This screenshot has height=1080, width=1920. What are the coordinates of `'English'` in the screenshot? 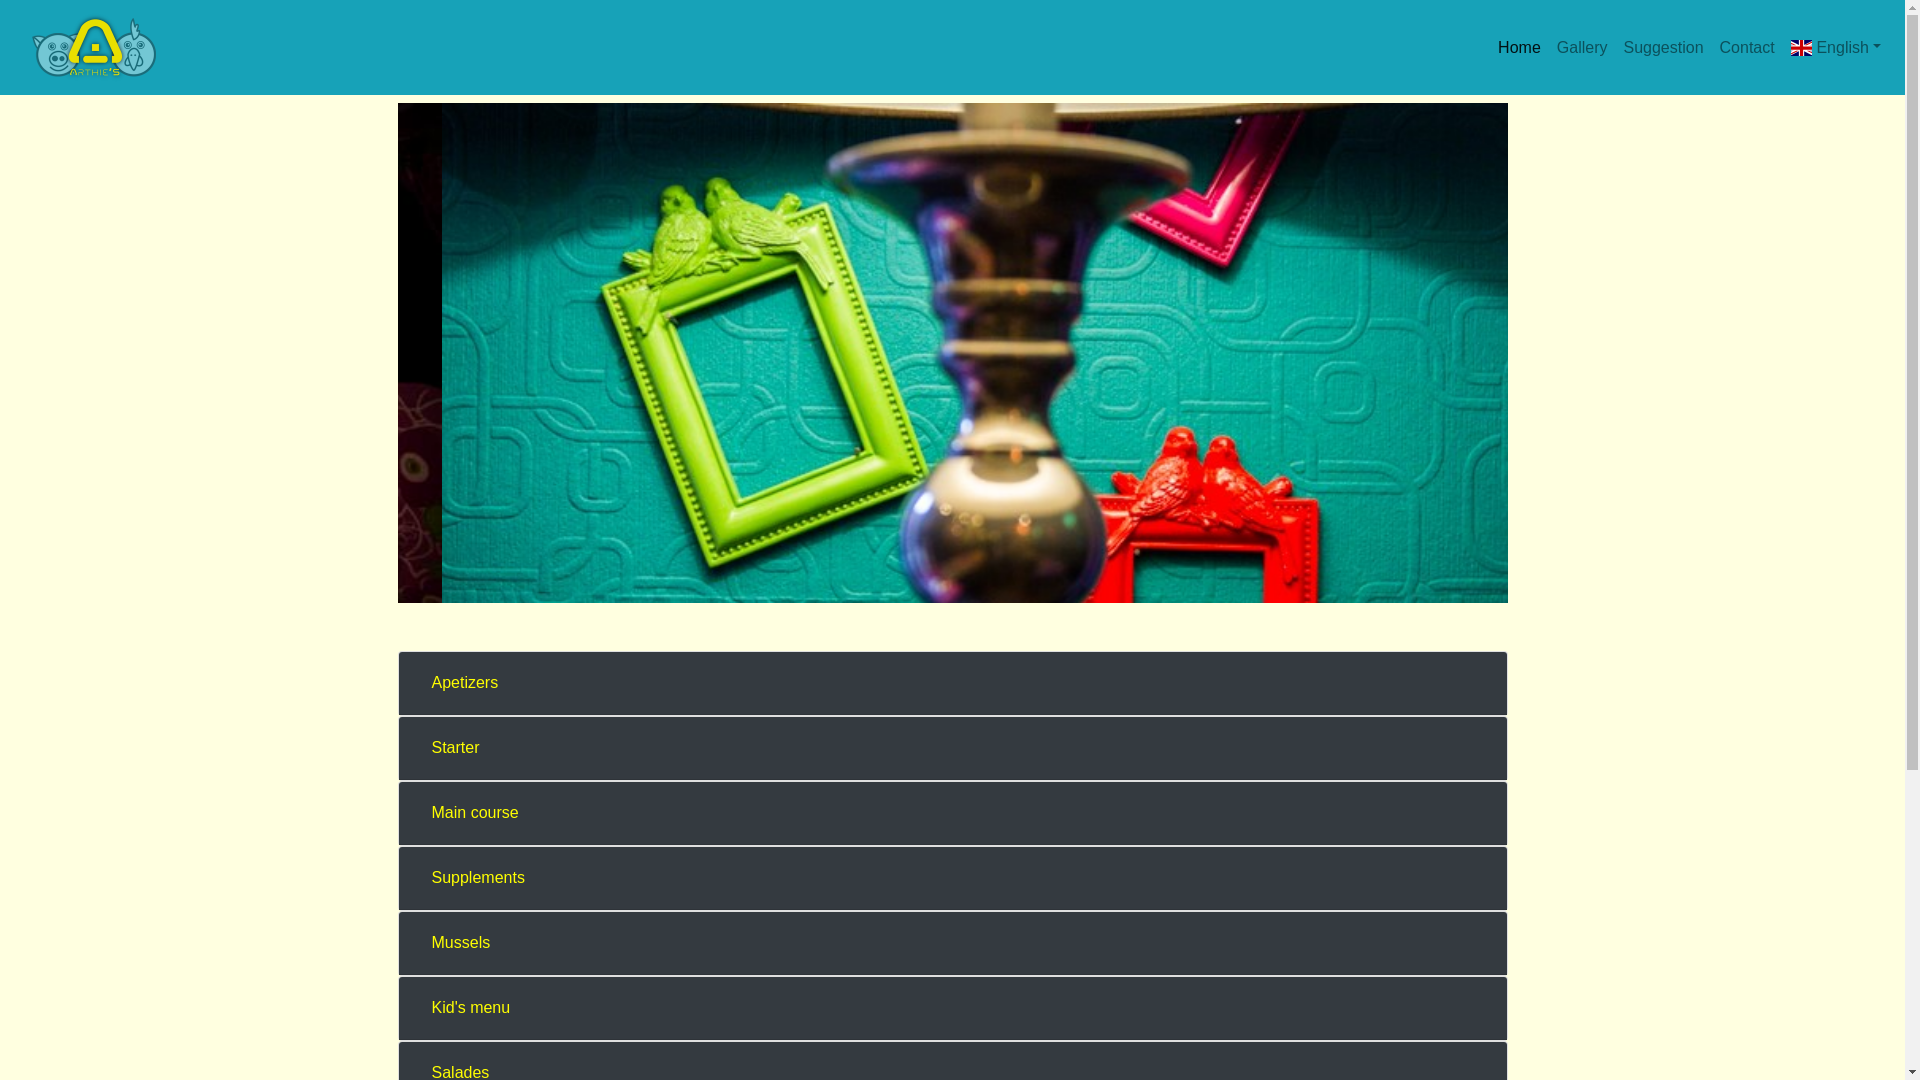 It's located at (1782, 46).